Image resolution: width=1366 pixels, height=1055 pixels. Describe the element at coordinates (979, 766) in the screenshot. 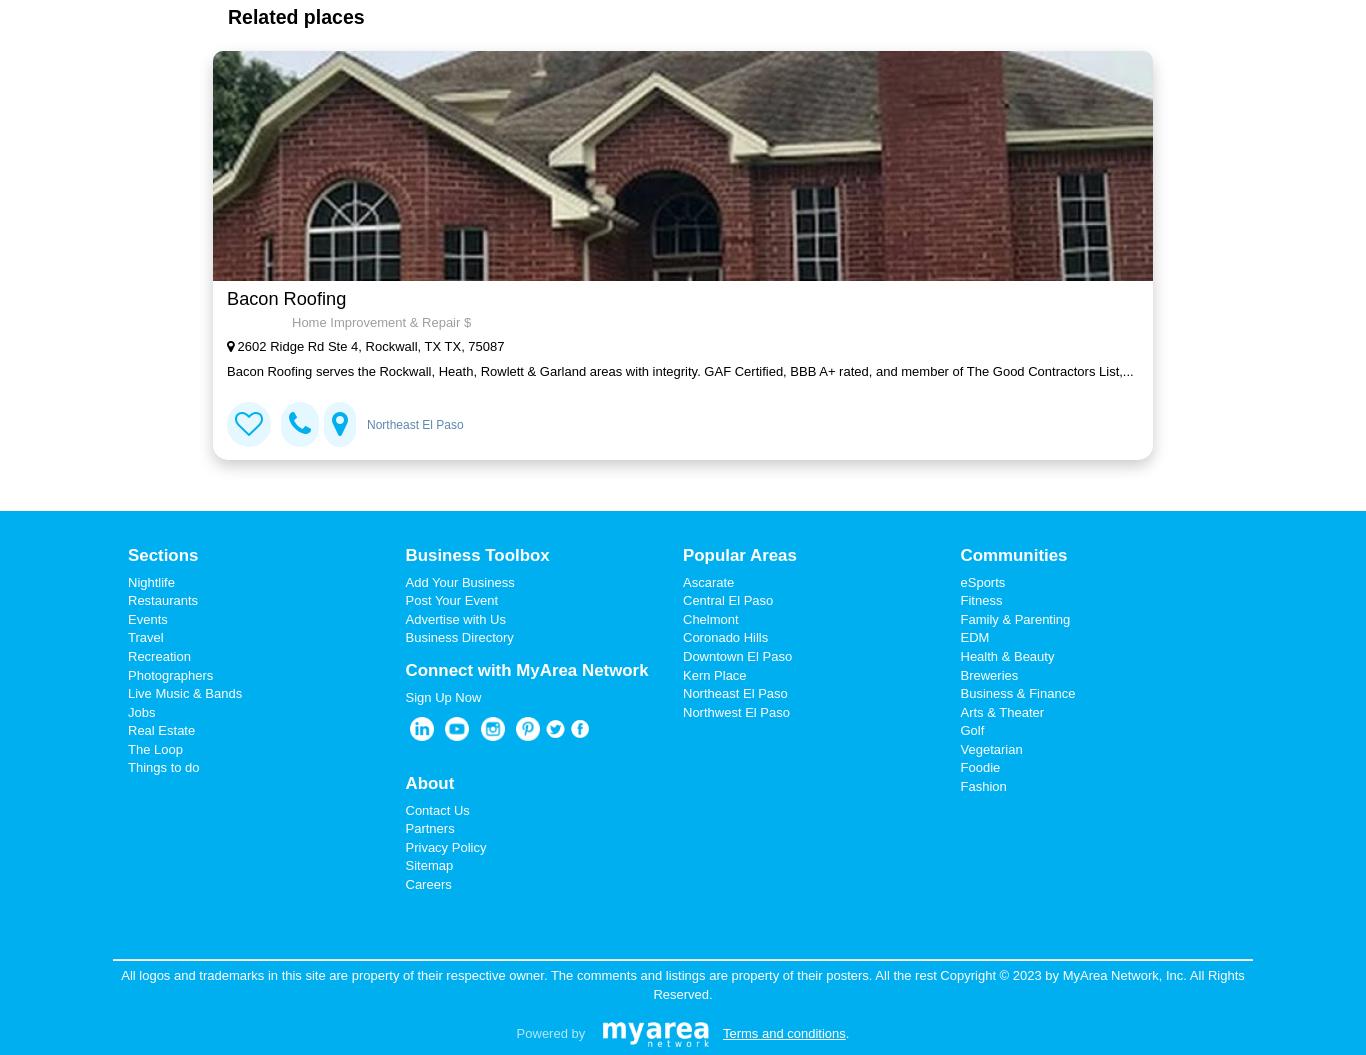

I see `'Foodie'` at that location.